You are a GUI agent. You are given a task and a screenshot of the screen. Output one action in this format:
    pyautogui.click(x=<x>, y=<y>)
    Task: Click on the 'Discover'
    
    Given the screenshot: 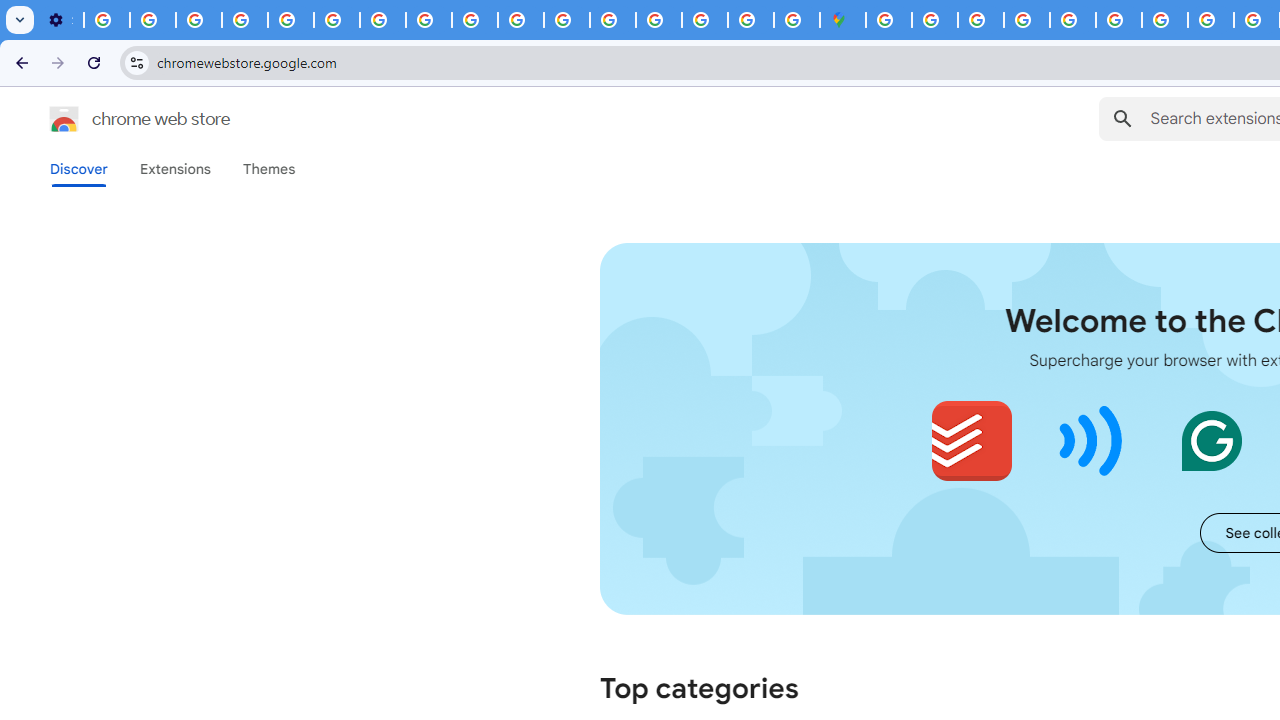 What is the action you would take?
    pyautogui.click(x=79, y=168)
    